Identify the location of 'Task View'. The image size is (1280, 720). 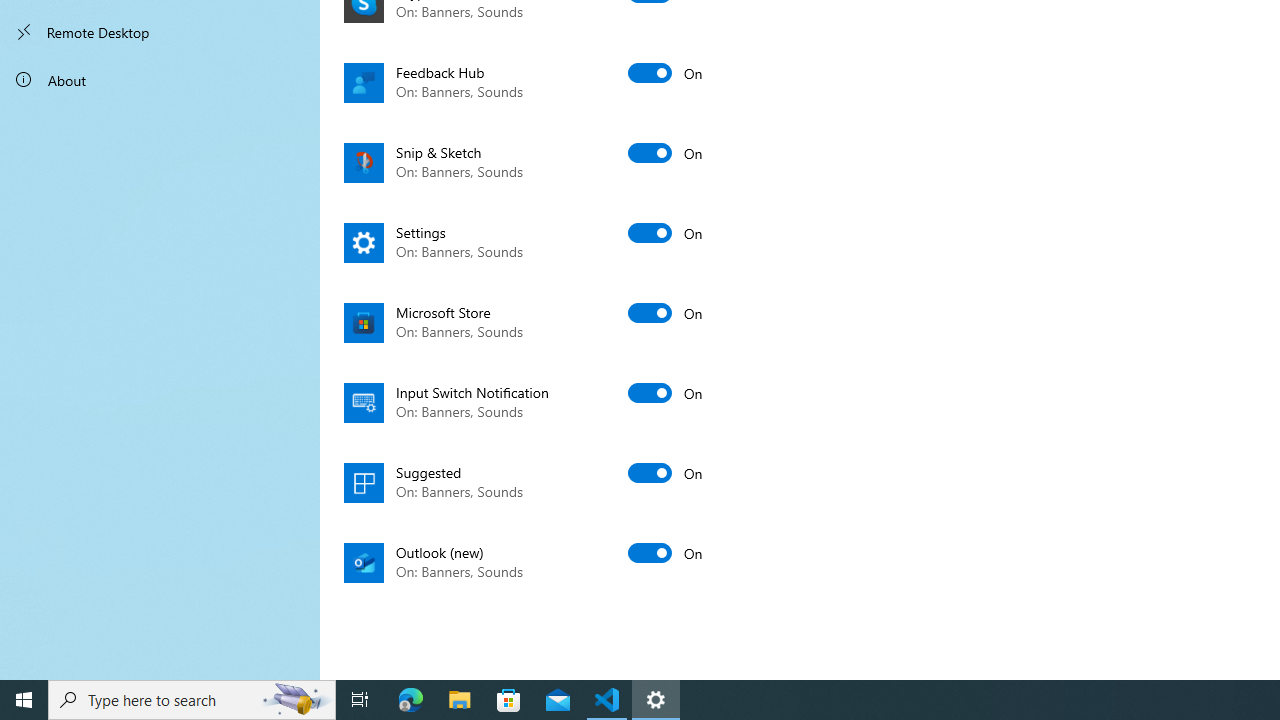
(359, 698).